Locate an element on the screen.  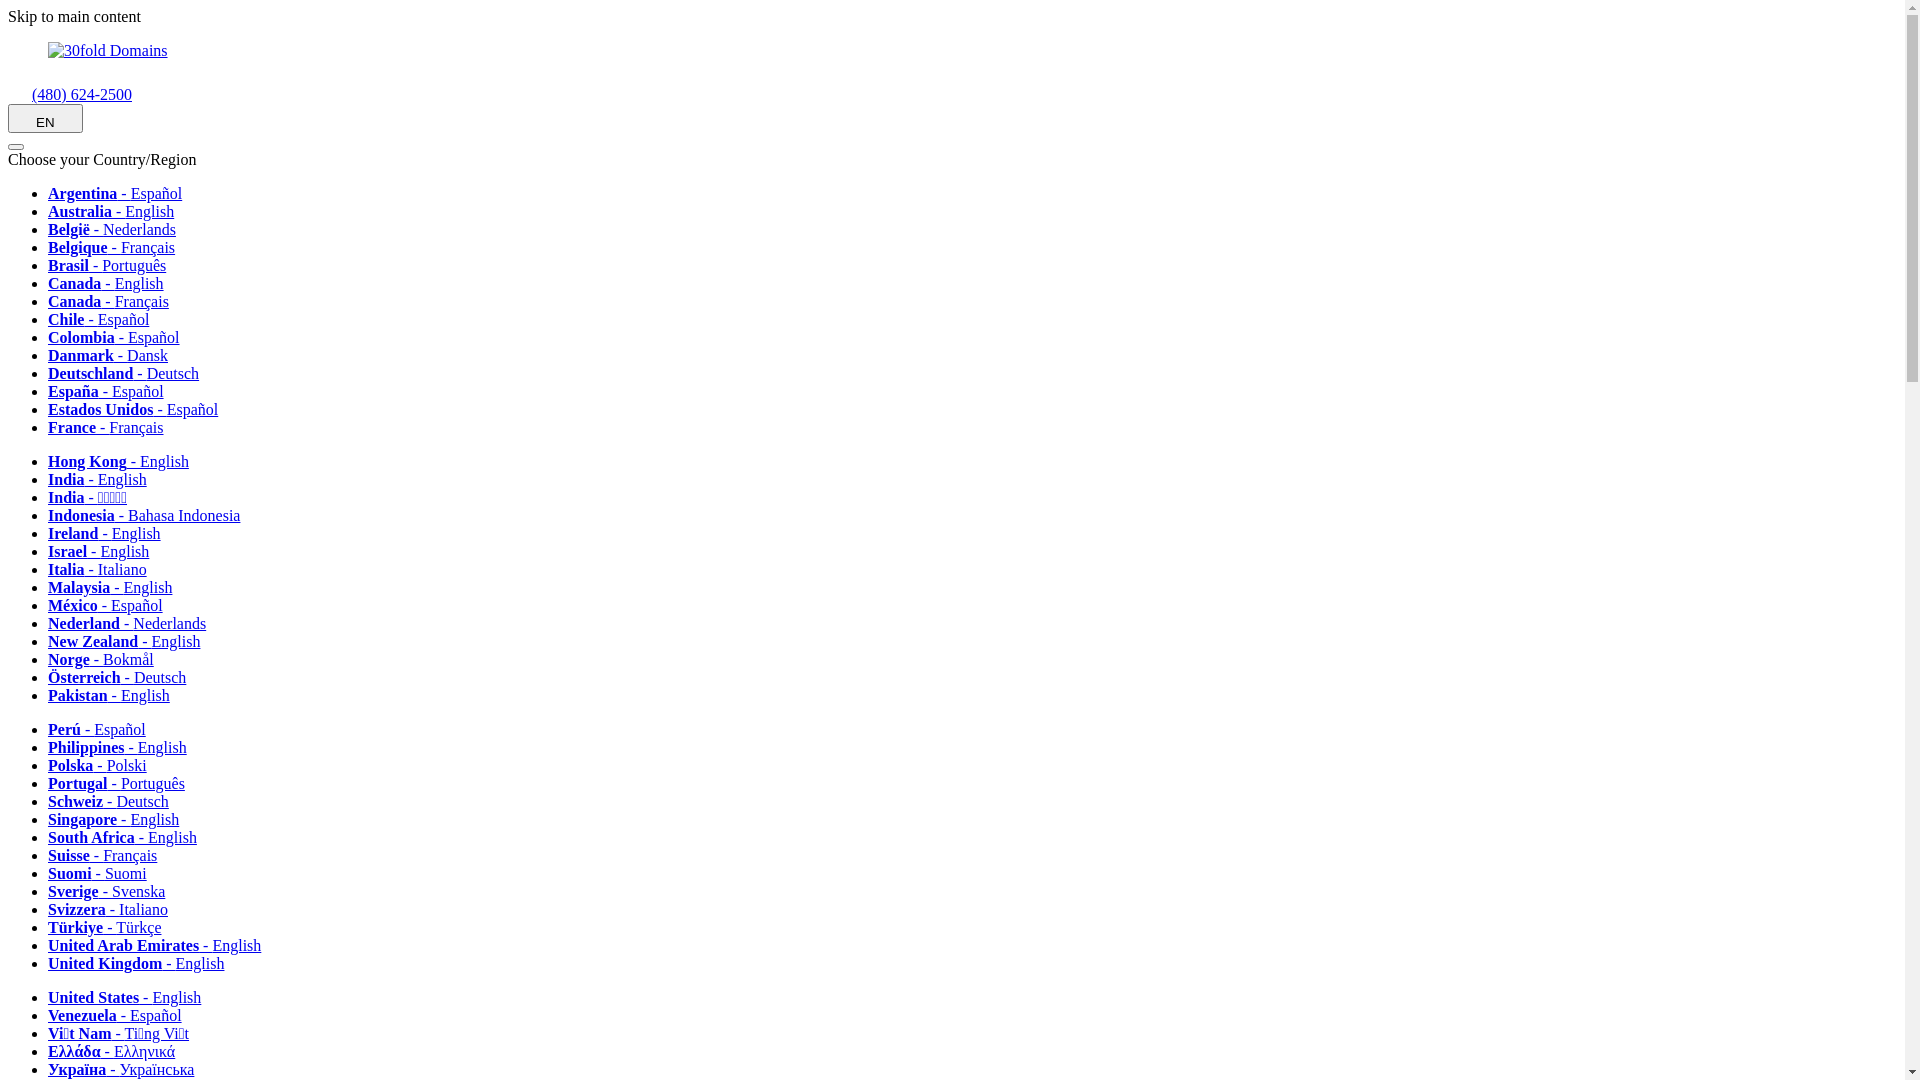
'Skip to main content' is located at coordinates (74, 16).